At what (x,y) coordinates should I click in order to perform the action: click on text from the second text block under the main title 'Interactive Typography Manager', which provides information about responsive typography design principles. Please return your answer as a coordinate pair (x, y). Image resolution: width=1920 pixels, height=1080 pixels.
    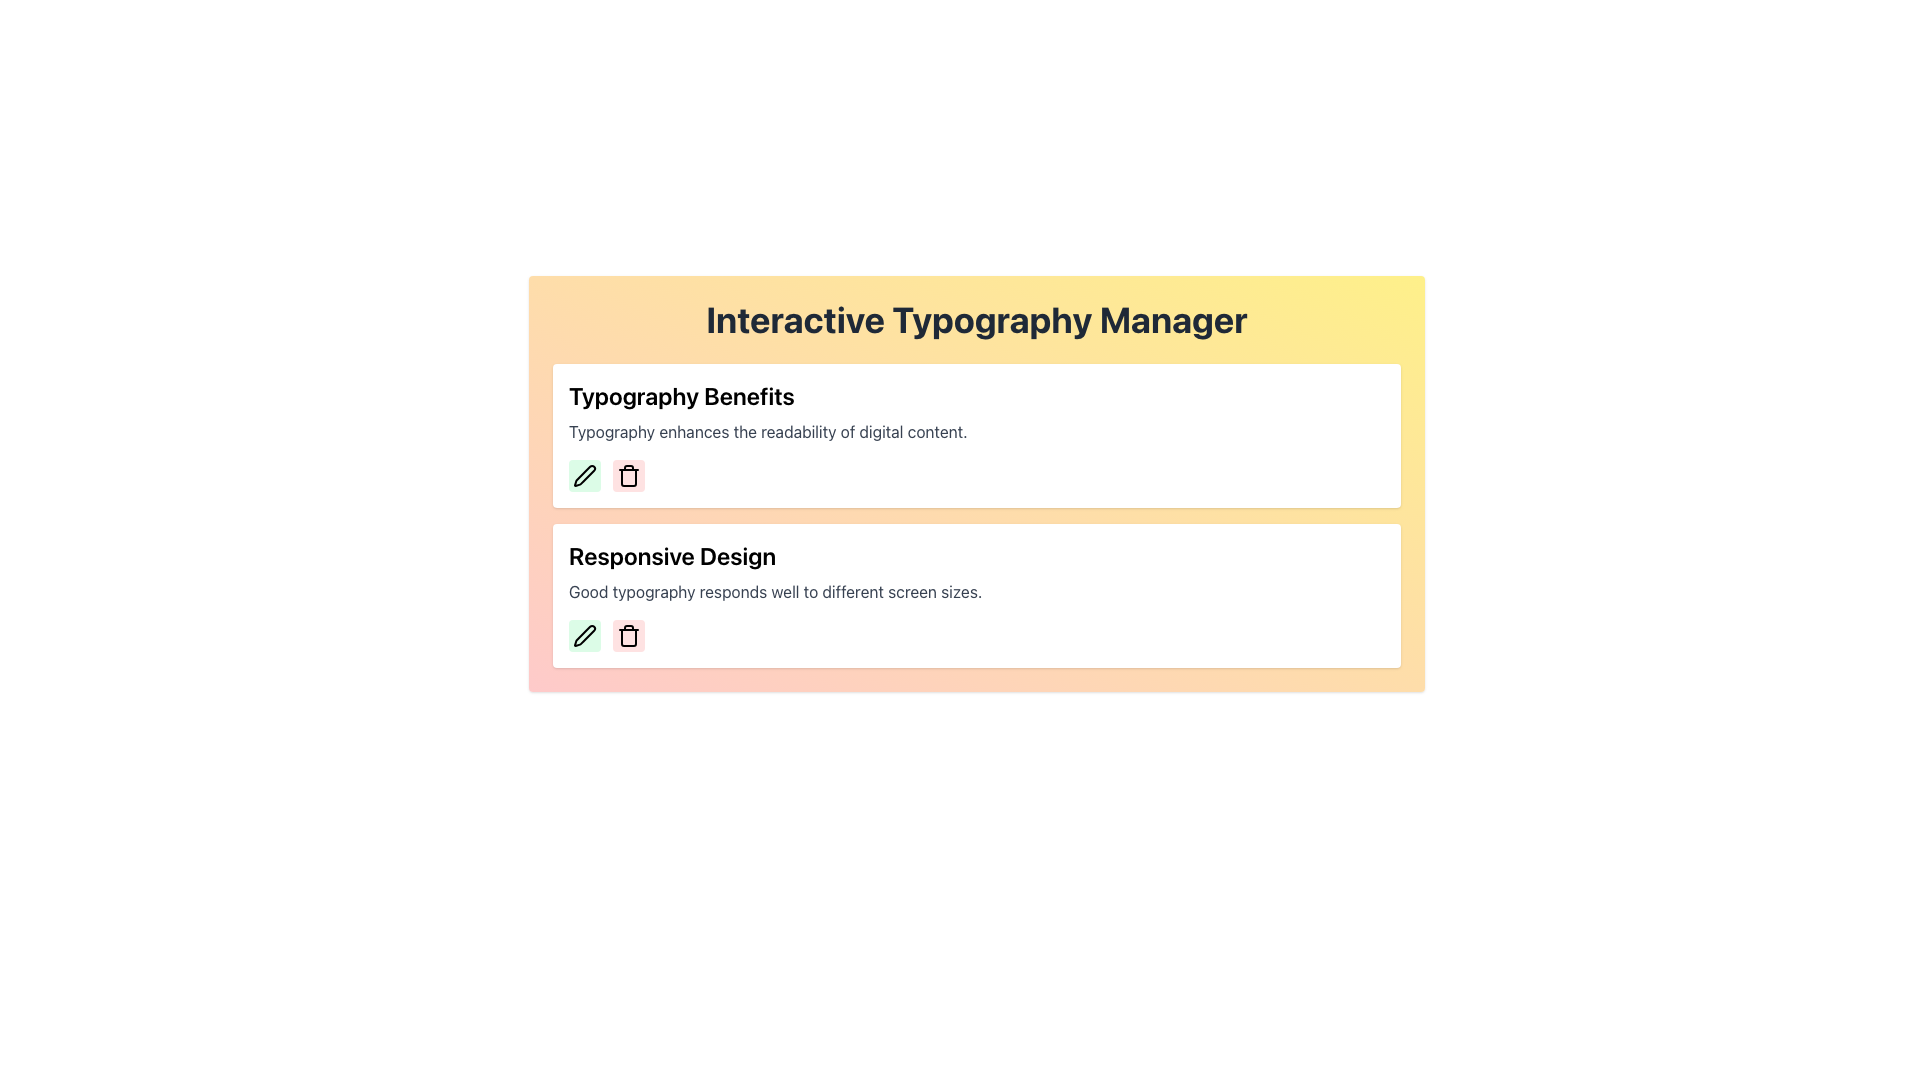
    Looking at the image, I should click on (977, 595).